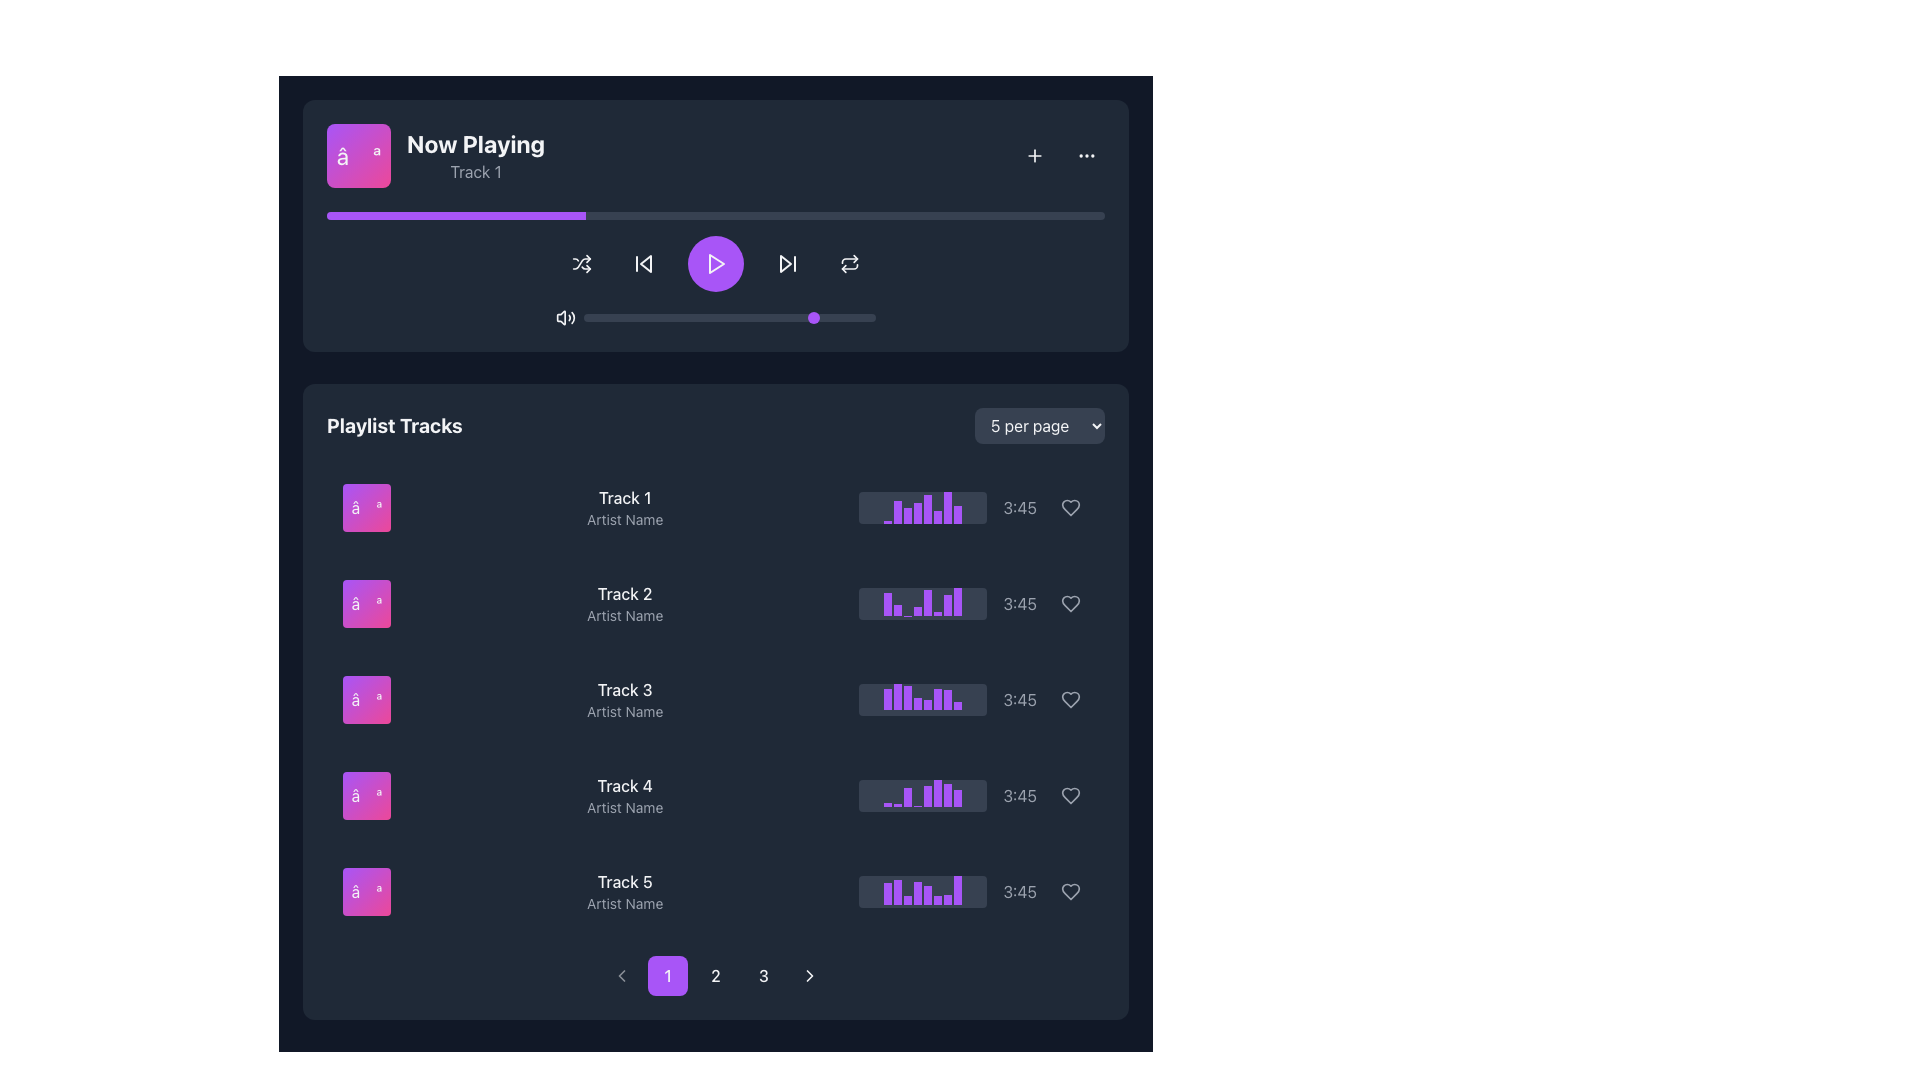 Image resolution: width=1920 pixels, height=1080 pixels. I want to click on the third graphical bar in the bar chart representation, which indicates data such as track popularity or play count, located adjacent to the track time display of 'Track 4', so click(907, 796).